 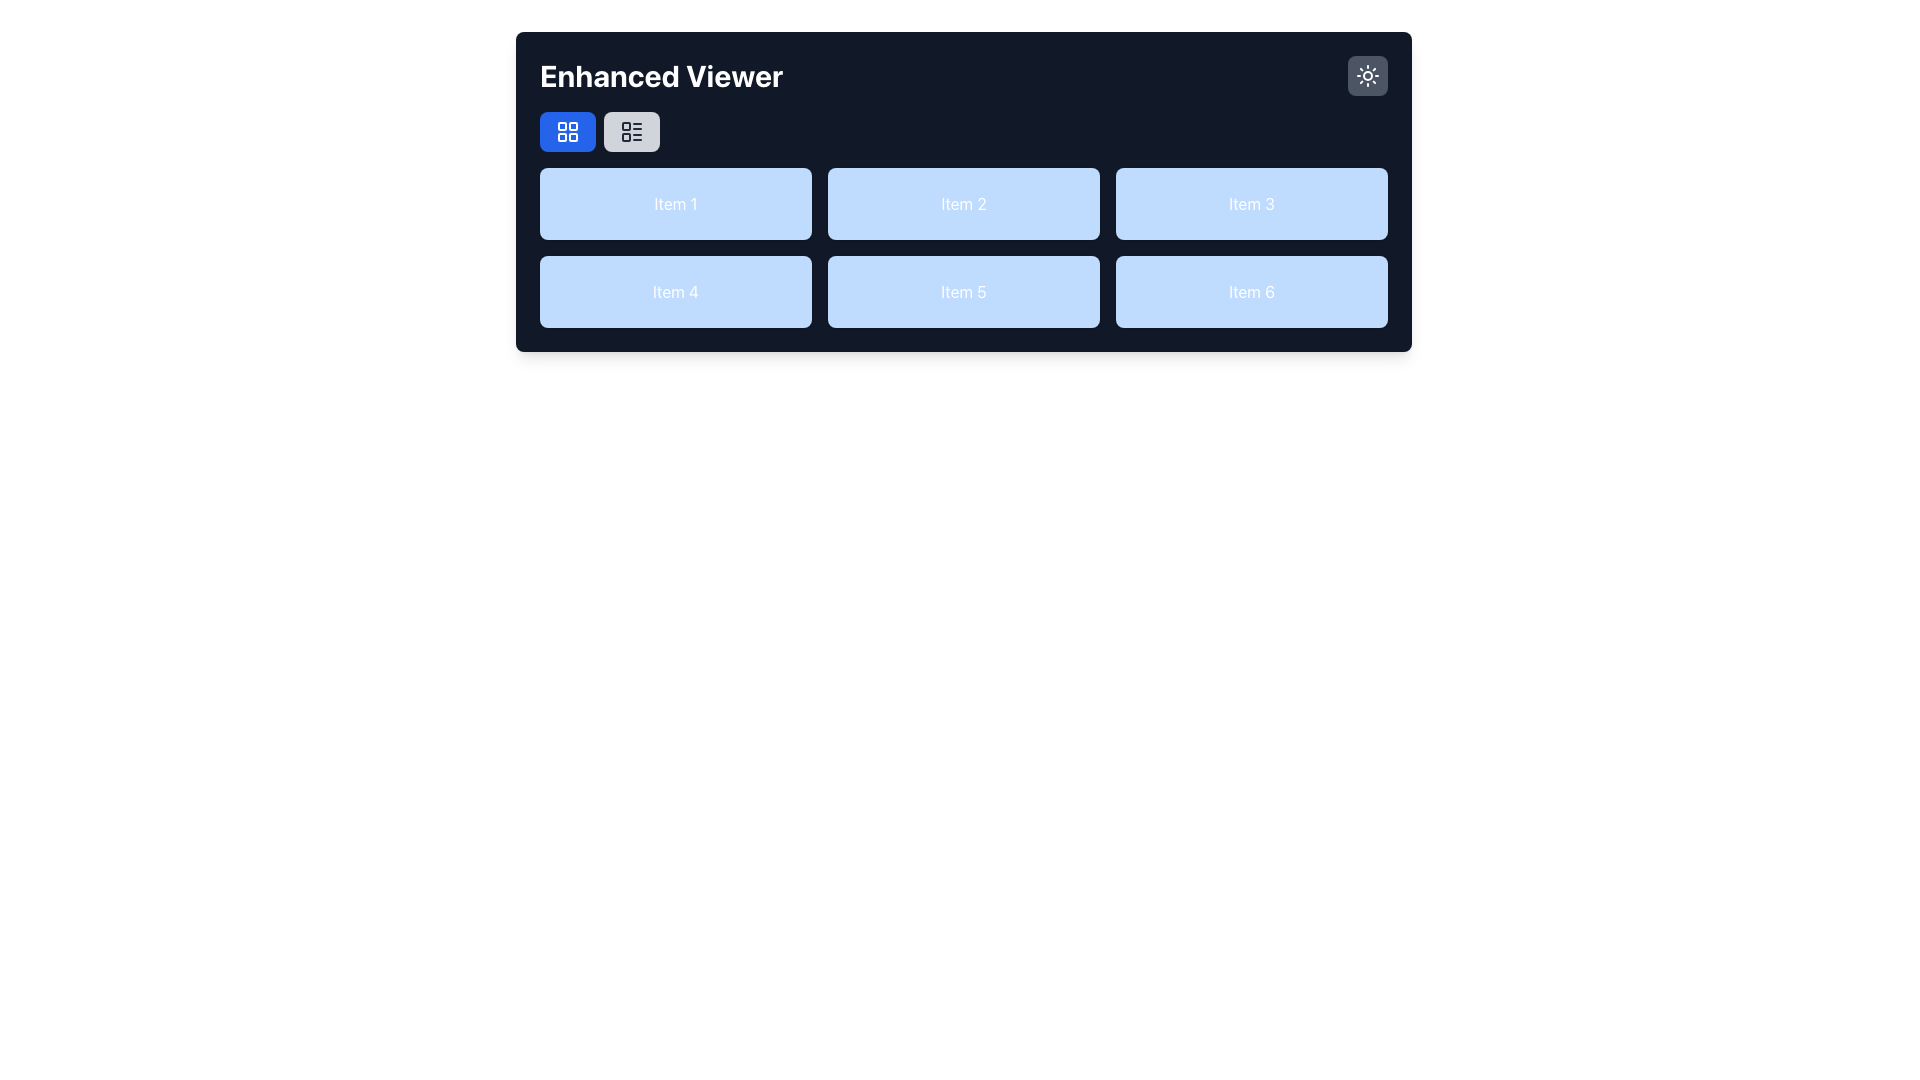 What do you see at coordinates (1251, 204) in the screenshot?
I see `the Card or grid item located at the third position in the first row of a grid layout, which serves as a visual indicator or descriptor for its corresponding data` at bounding box center [1251, 204].